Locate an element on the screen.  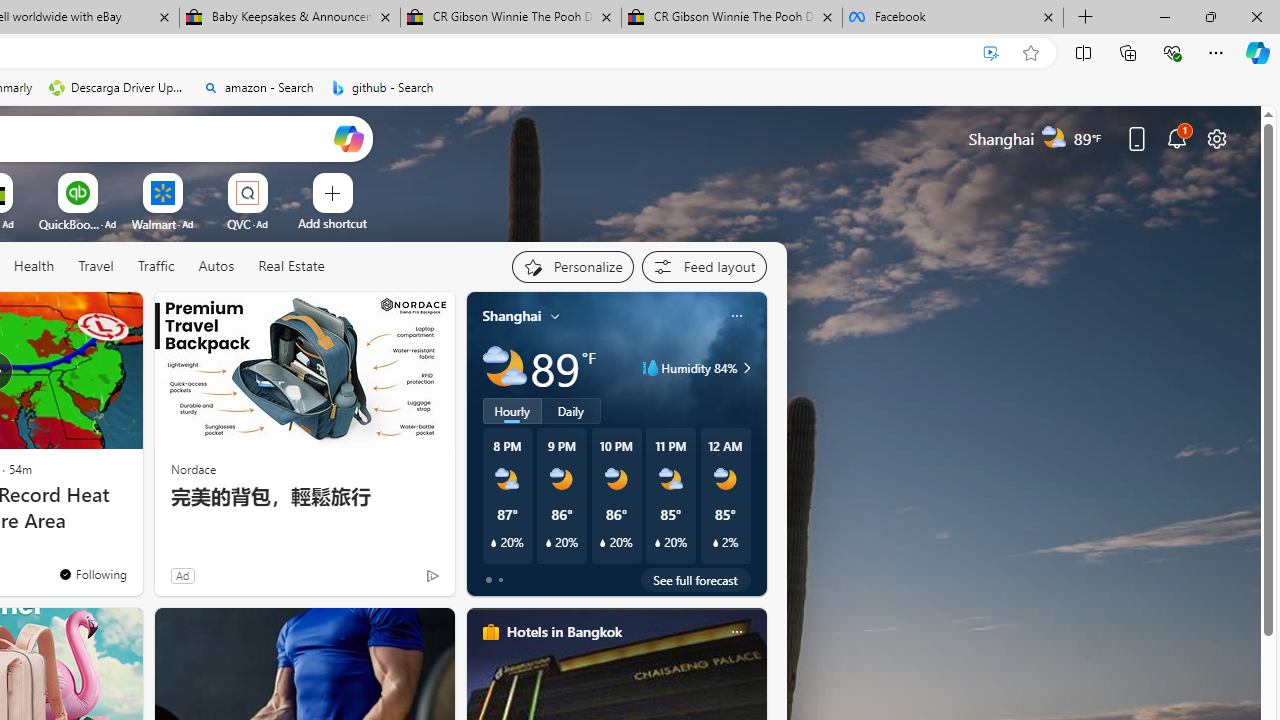
'Collections' is located at coordinates (1128, 51).